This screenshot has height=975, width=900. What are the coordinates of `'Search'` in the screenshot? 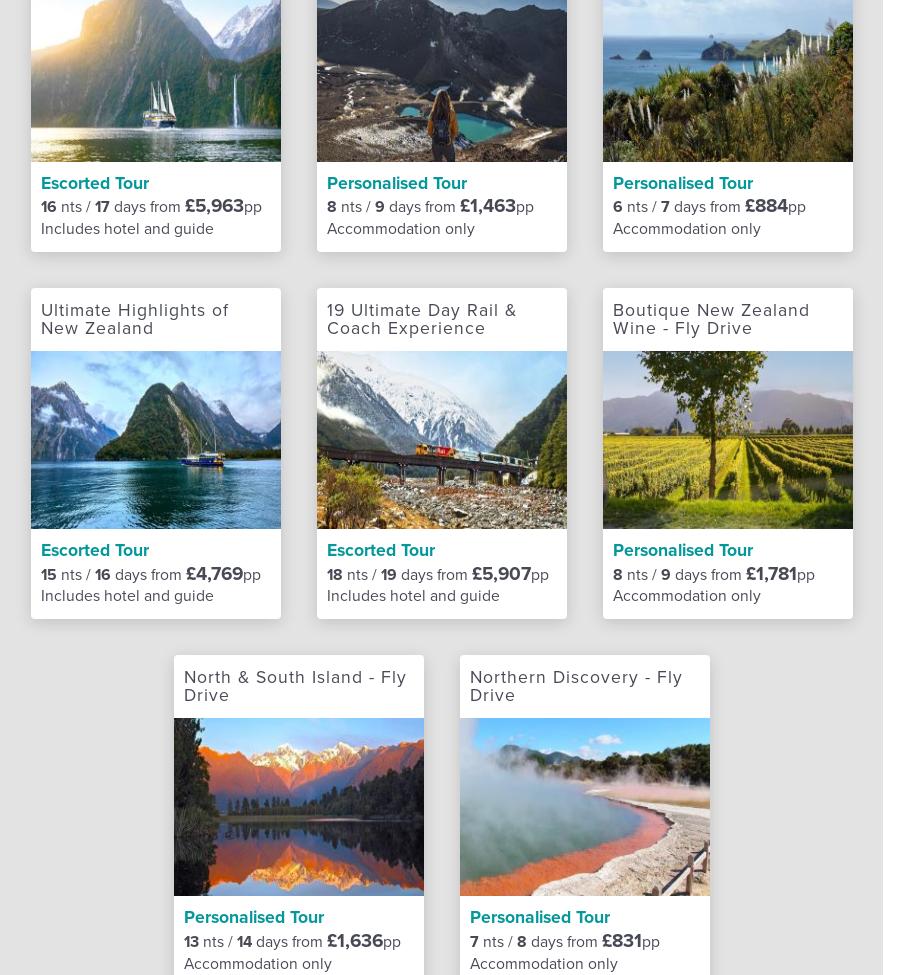 It's located at (573, 83).